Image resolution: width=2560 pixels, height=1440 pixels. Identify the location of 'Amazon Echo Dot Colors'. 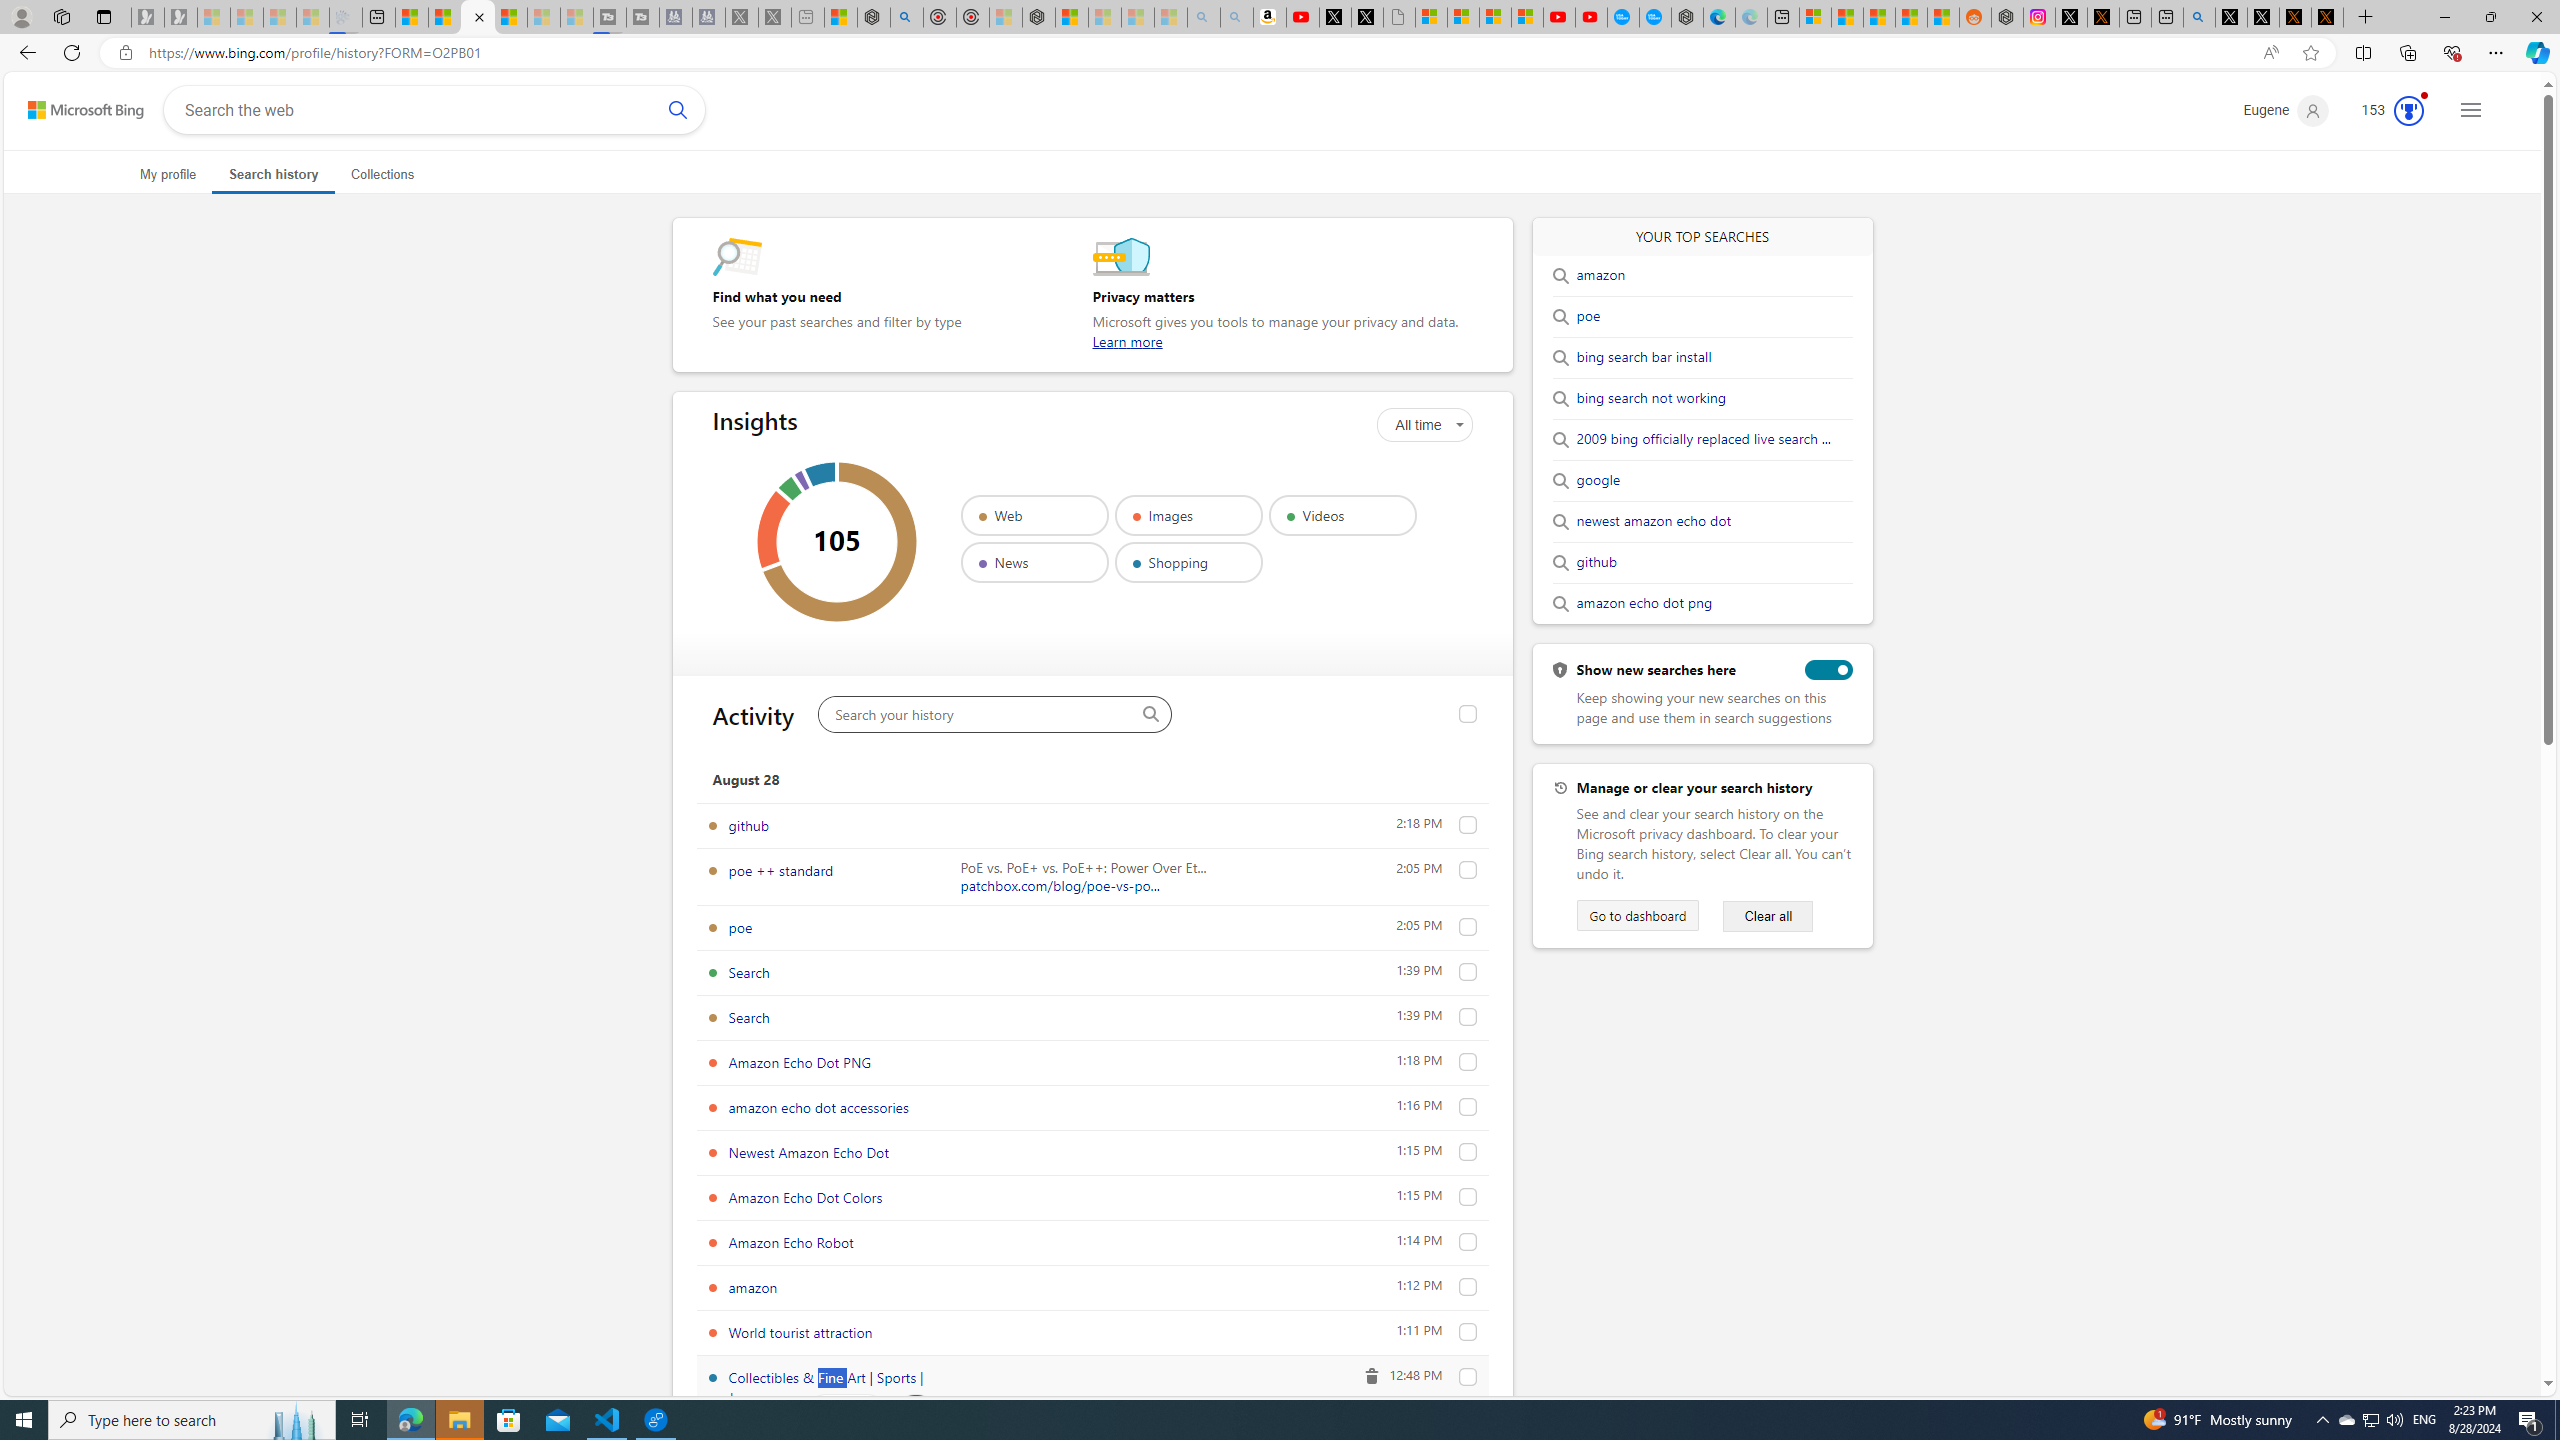
(804, 1196).